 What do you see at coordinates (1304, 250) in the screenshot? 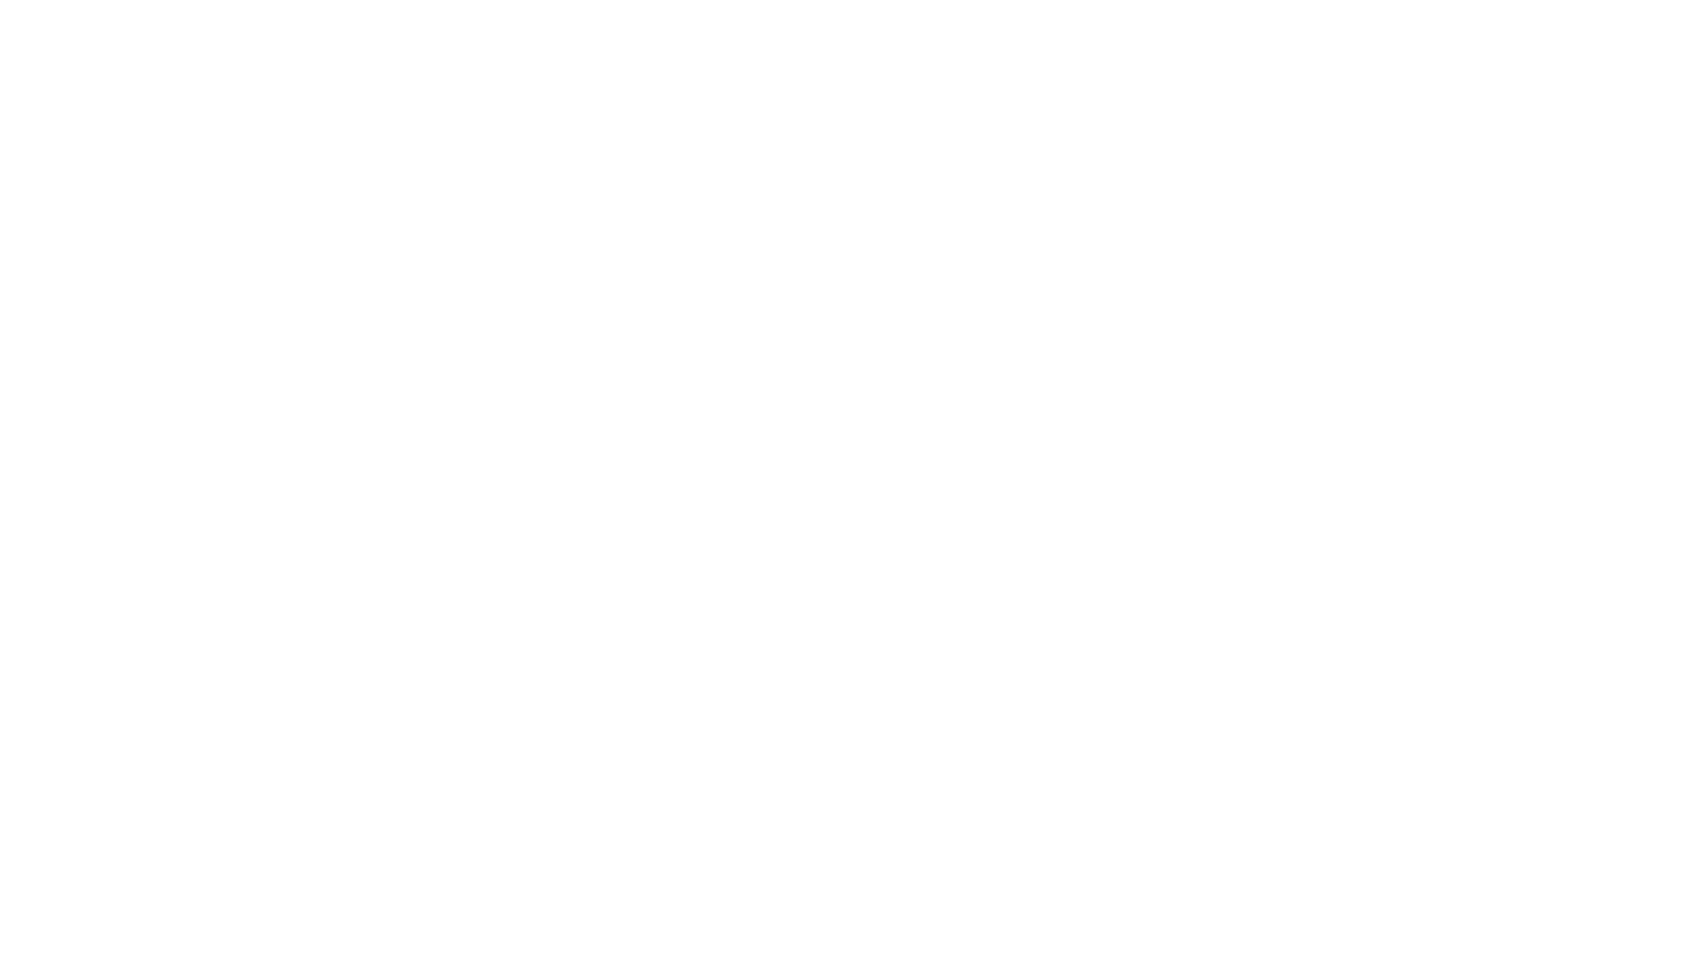
I see `'Life after Wellingborough'` at bounding box center [1304, 250].